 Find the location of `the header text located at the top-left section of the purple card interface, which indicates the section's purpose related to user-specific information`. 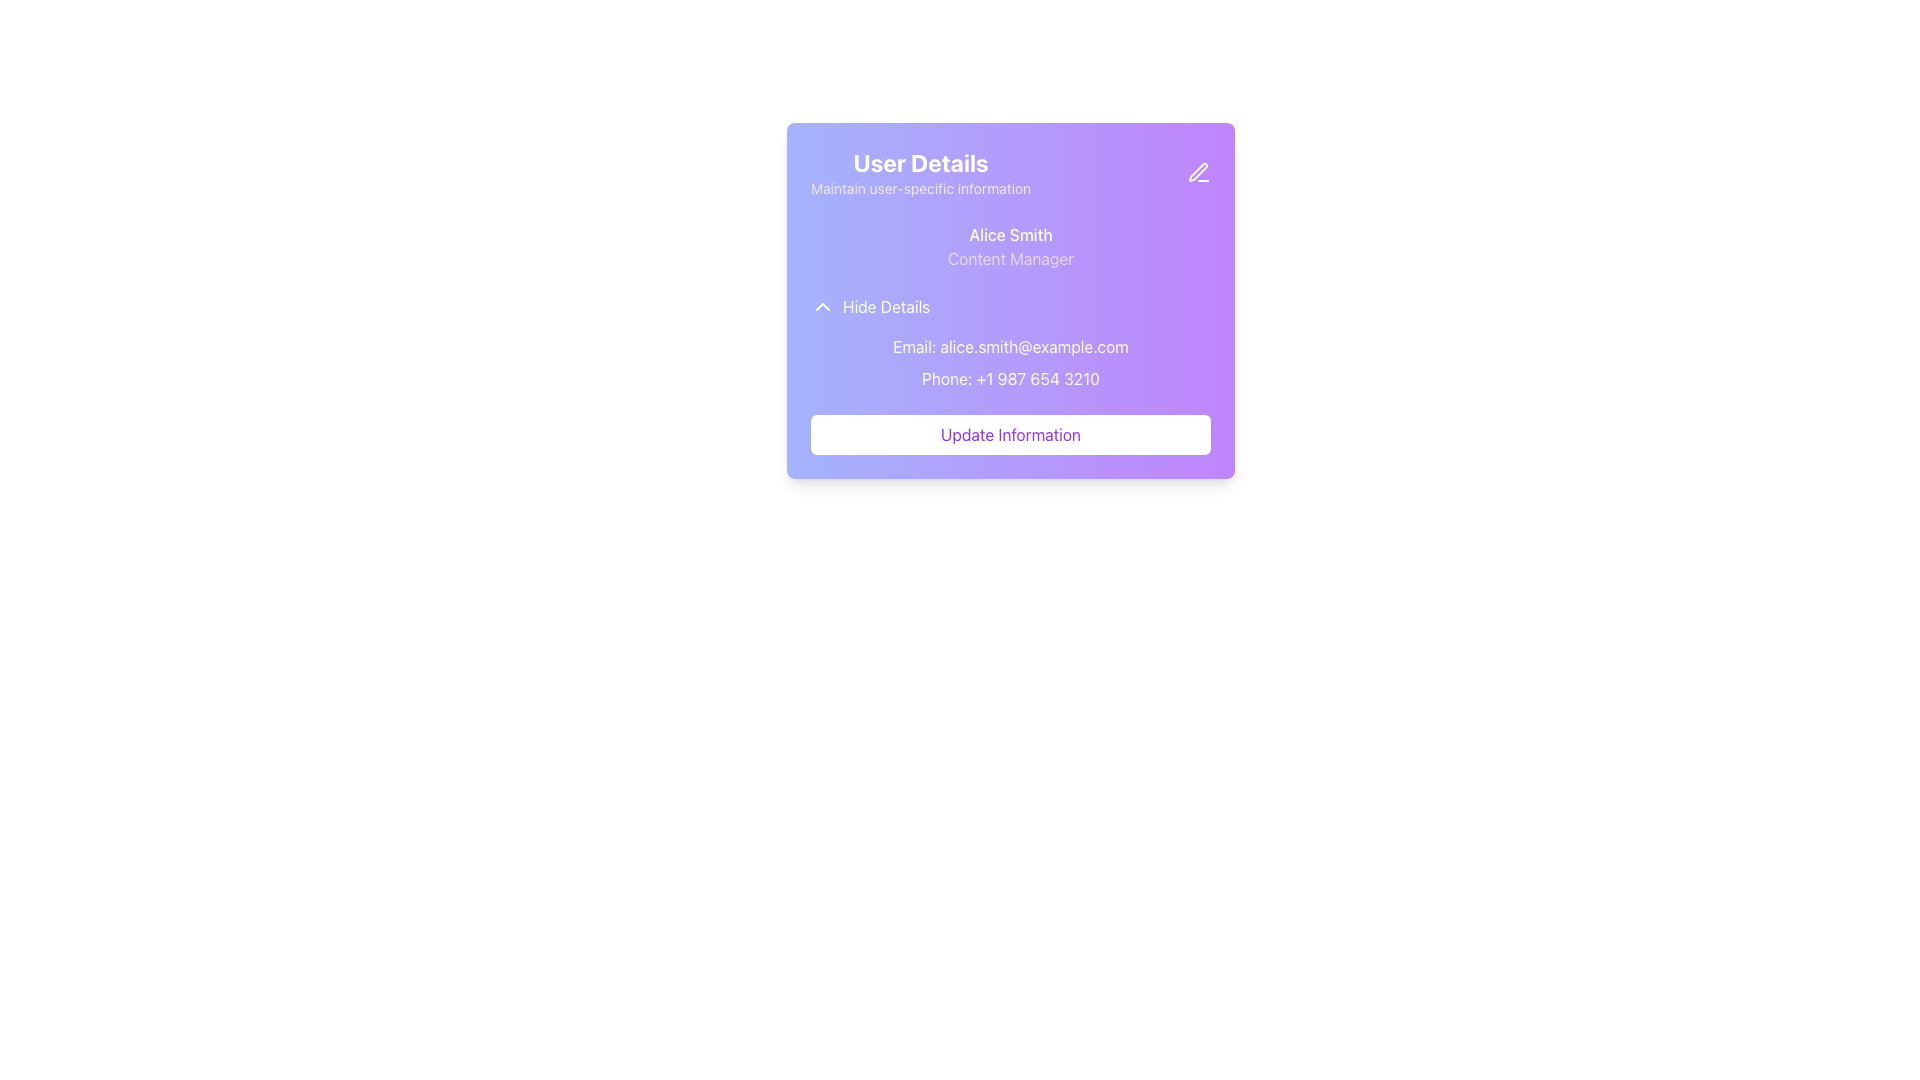

the header text located at the top-left section of the purple card interface, which indicates the section's purpose related to user-specific information is located at coordinates (920, 161).